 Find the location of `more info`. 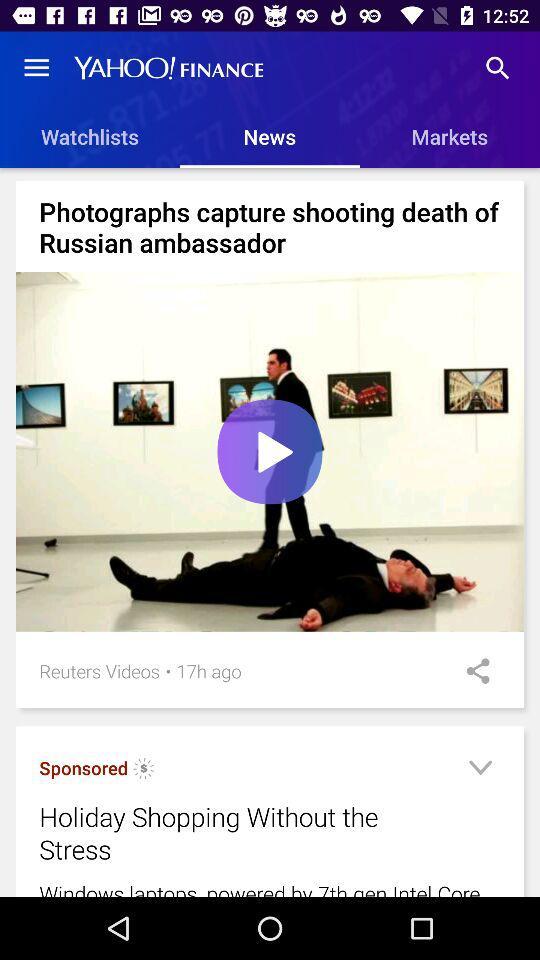

more info is located at coordinates (479, 770).